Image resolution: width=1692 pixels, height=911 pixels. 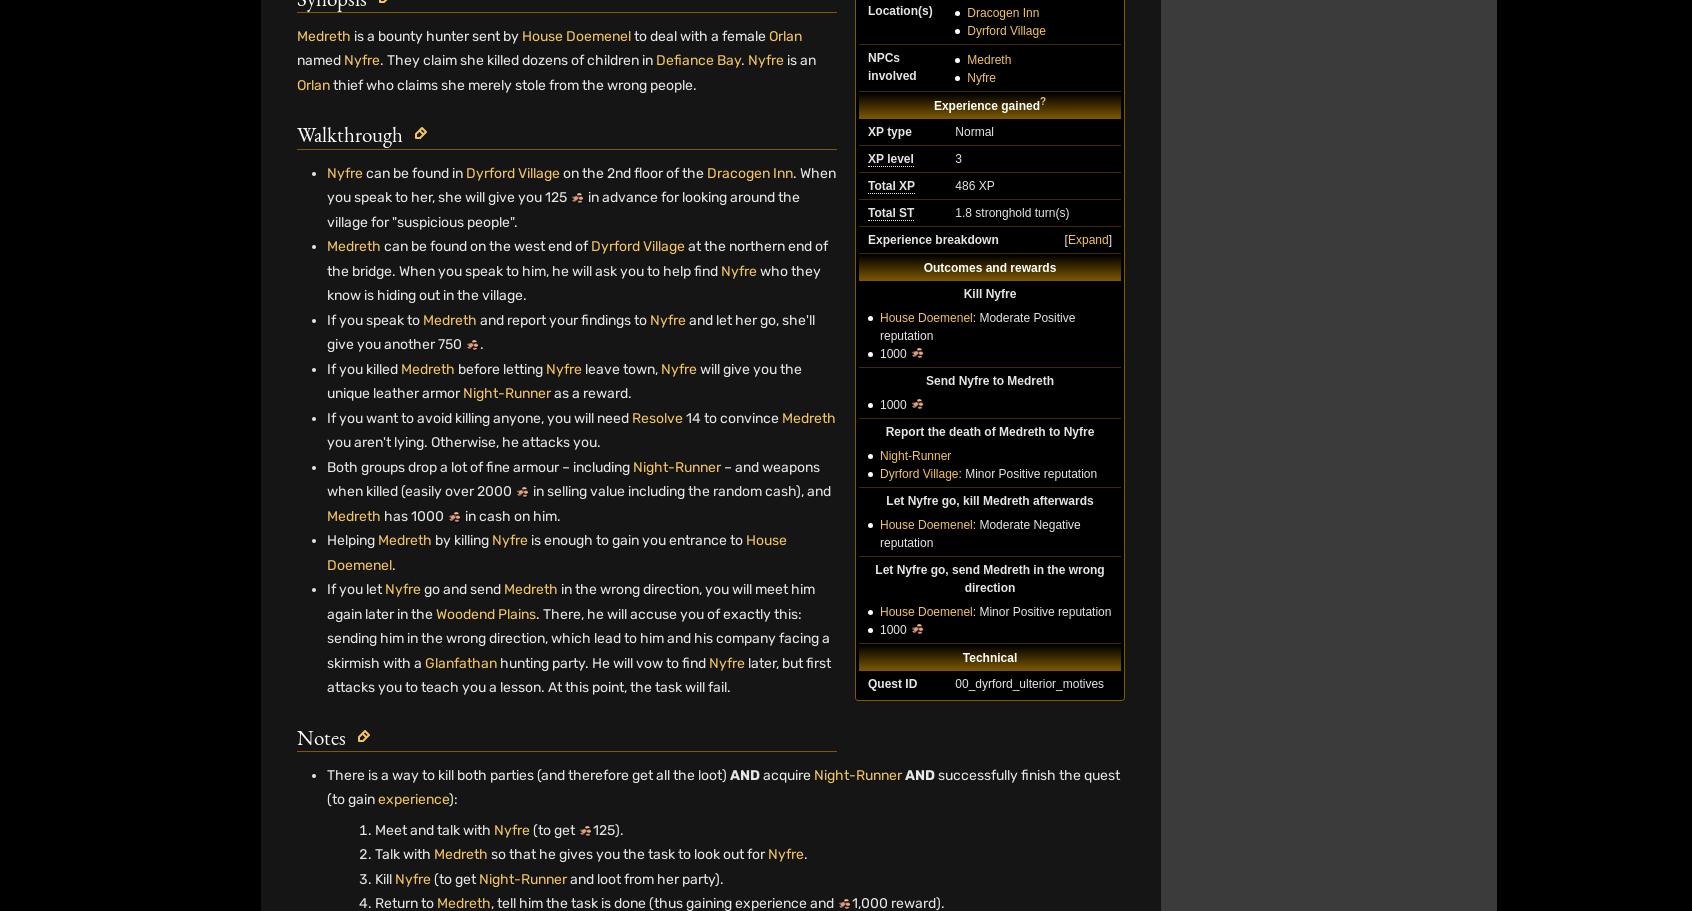 I want to click on 'No Comments Yet', so click(x=709, y=191).